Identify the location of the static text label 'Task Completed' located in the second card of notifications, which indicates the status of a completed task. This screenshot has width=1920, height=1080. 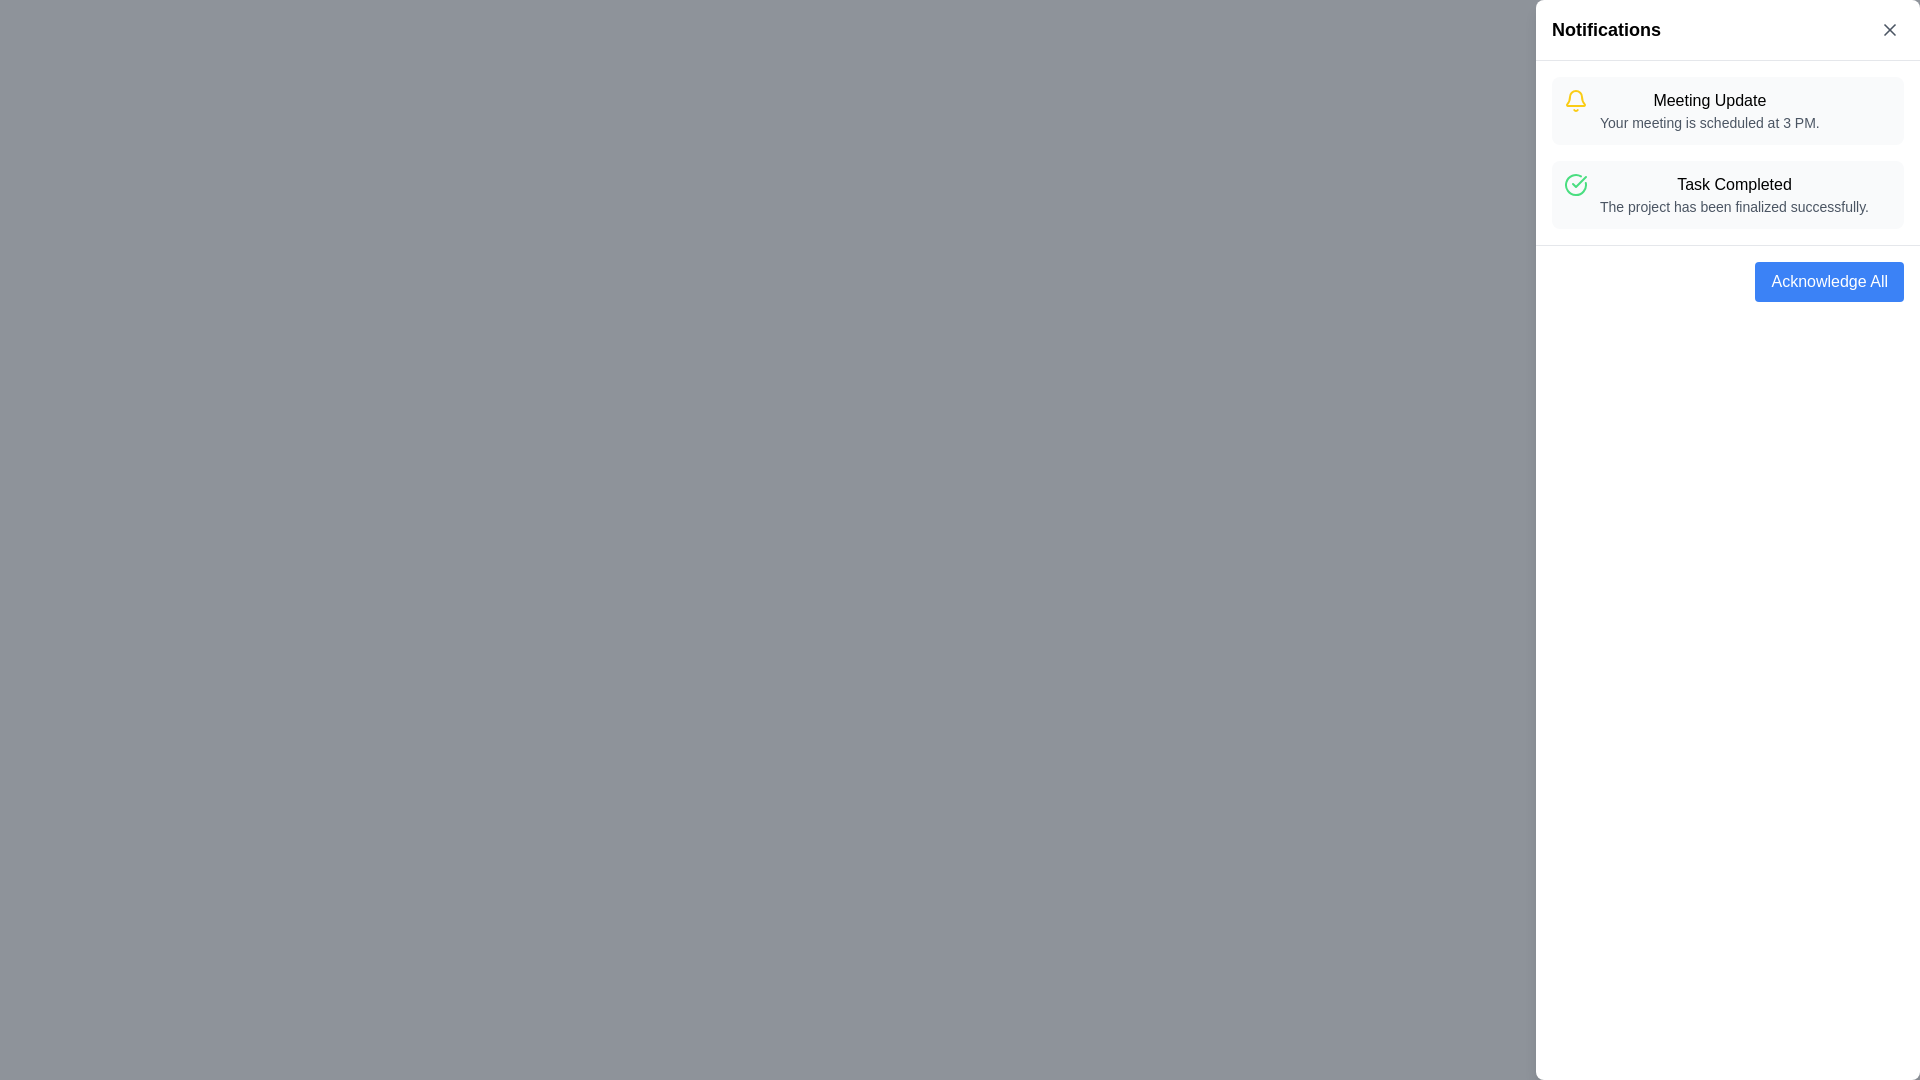
(1733, 185).